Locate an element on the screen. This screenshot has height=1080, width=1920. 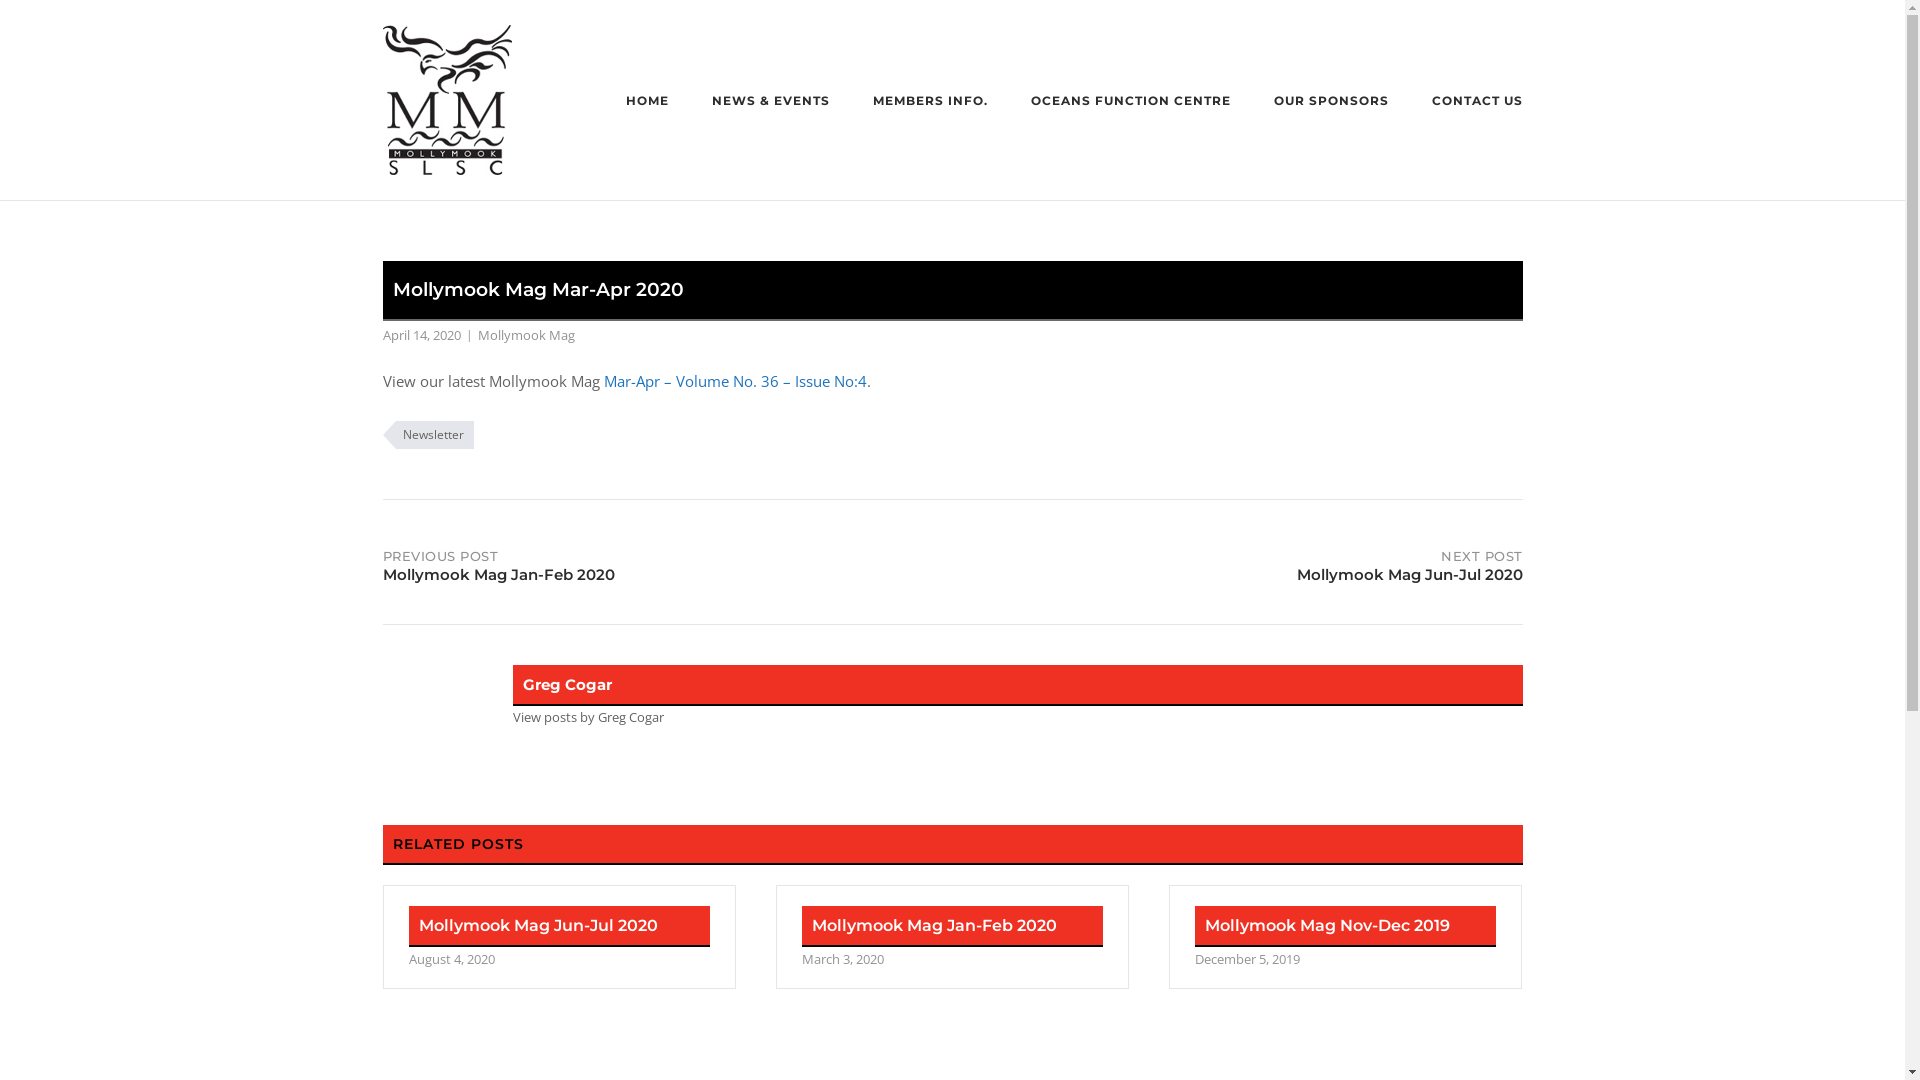
'Mollymook Mag Jan-Feb 2020 is located at coordinates (951, 937).